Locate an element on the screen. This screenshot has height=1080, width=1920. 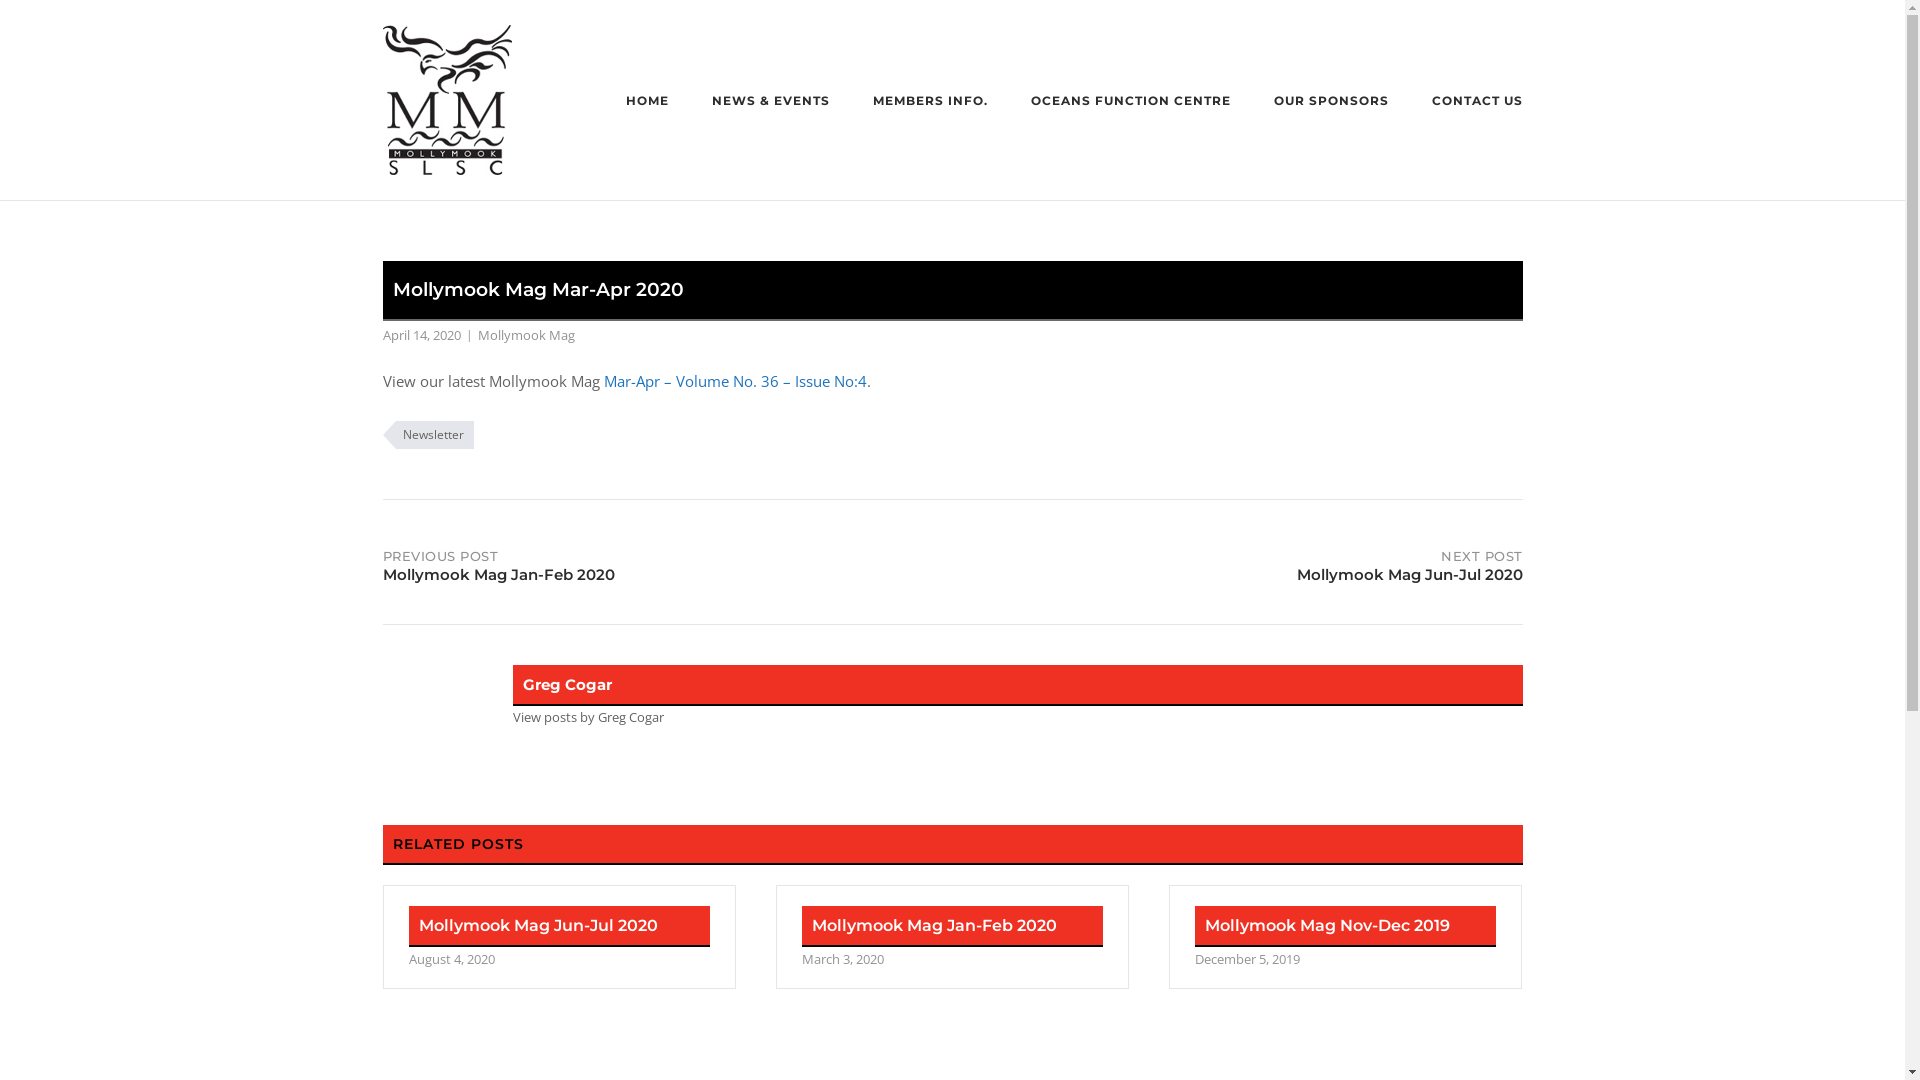
'Mollymook Mag Jan-Feb 2020 is located at coordinates (951, 937).